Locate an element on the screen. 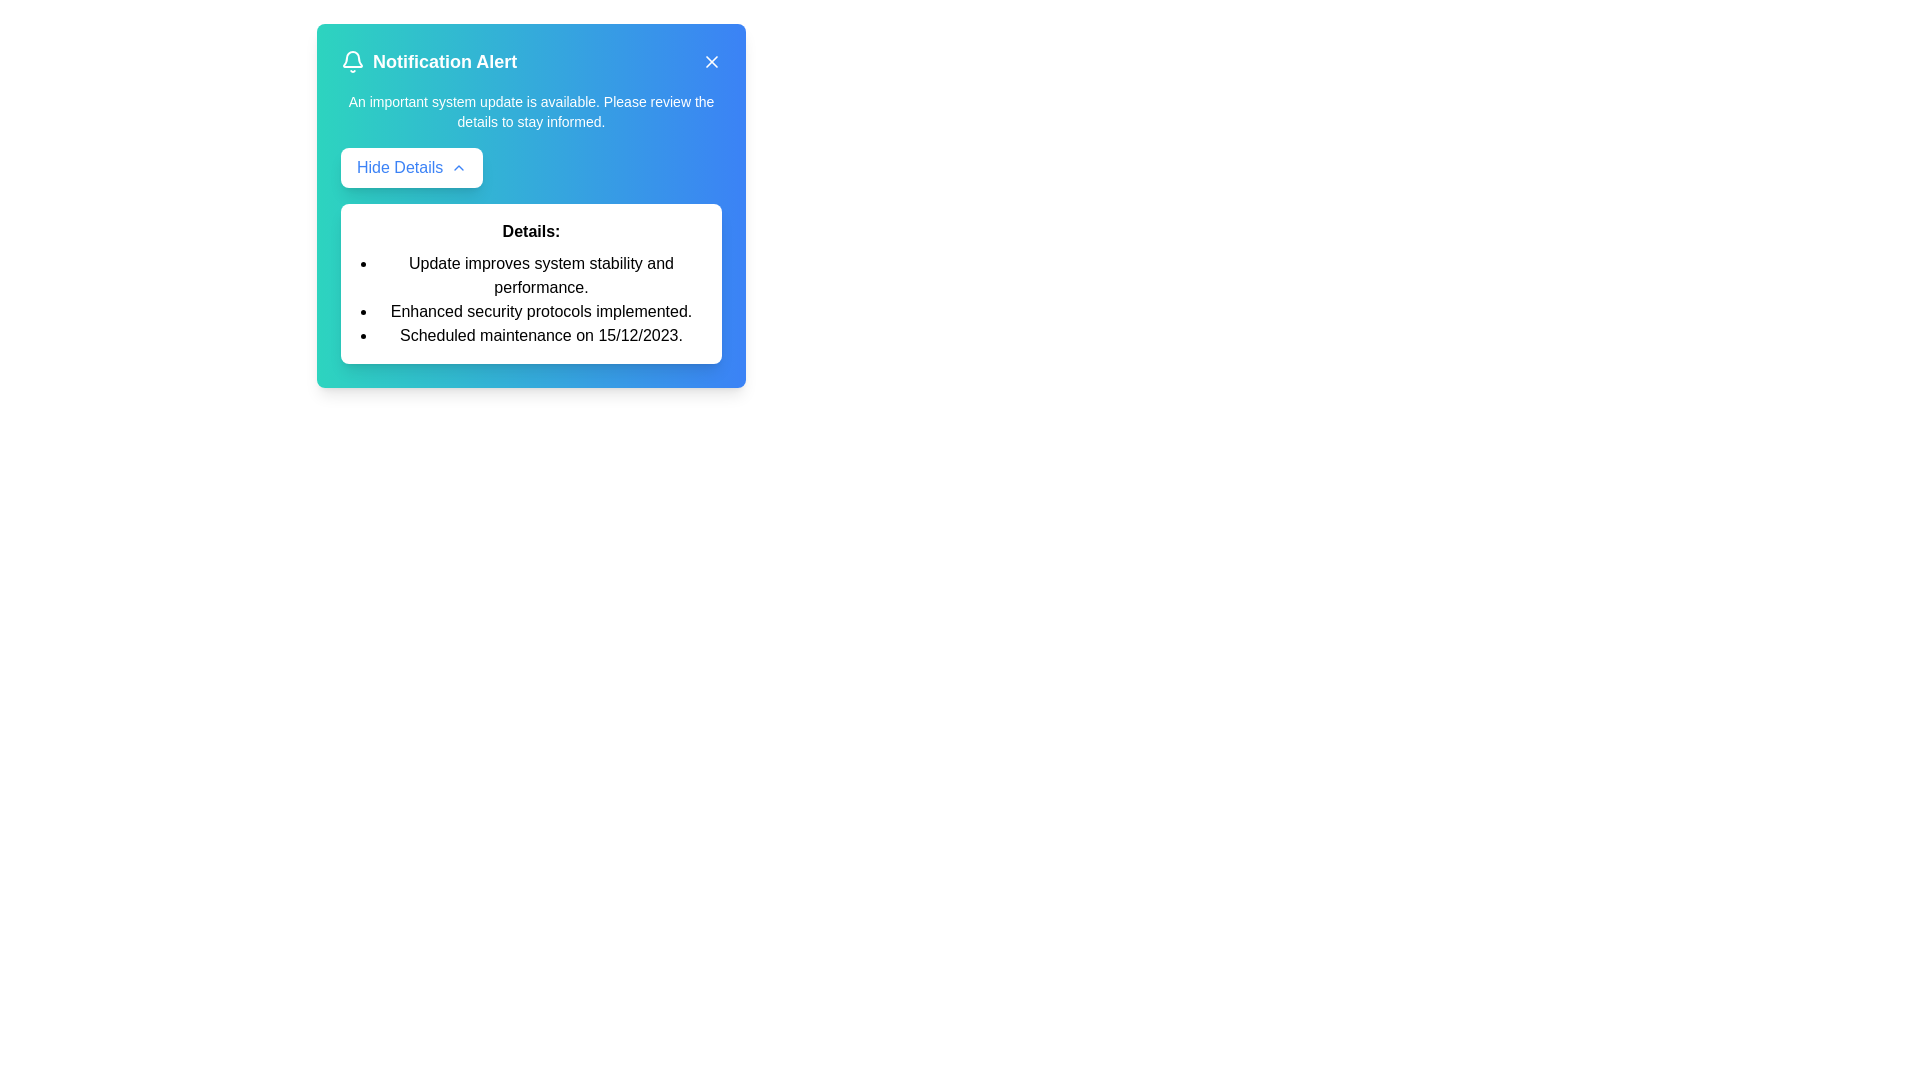 The height and width of the screenshot is (1080, 1920). the 'Hide Details' button to collapse the details section is located at coordinates (411, 167).